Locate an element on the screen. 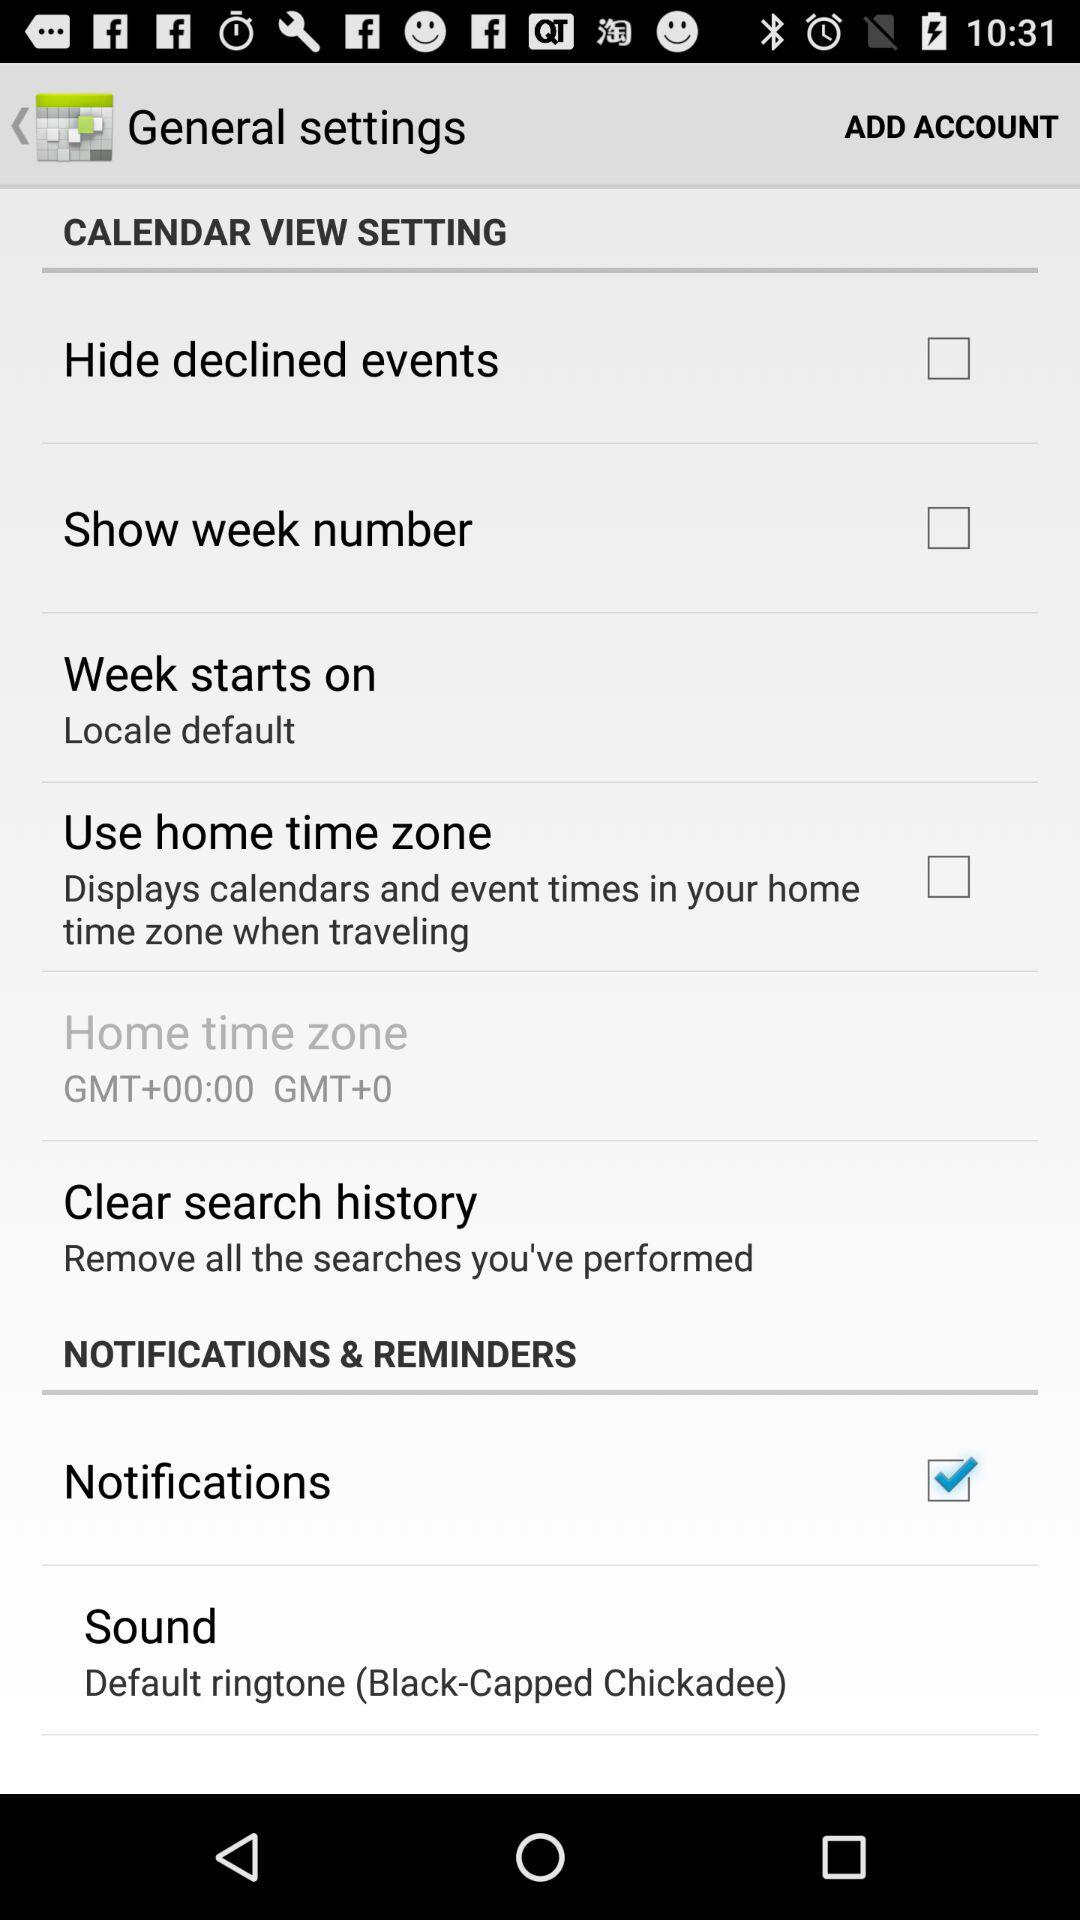 The width and height of the screenshot is (1080, 1920). item above the notifications & reminders item is located at coordinates (407, 1256).